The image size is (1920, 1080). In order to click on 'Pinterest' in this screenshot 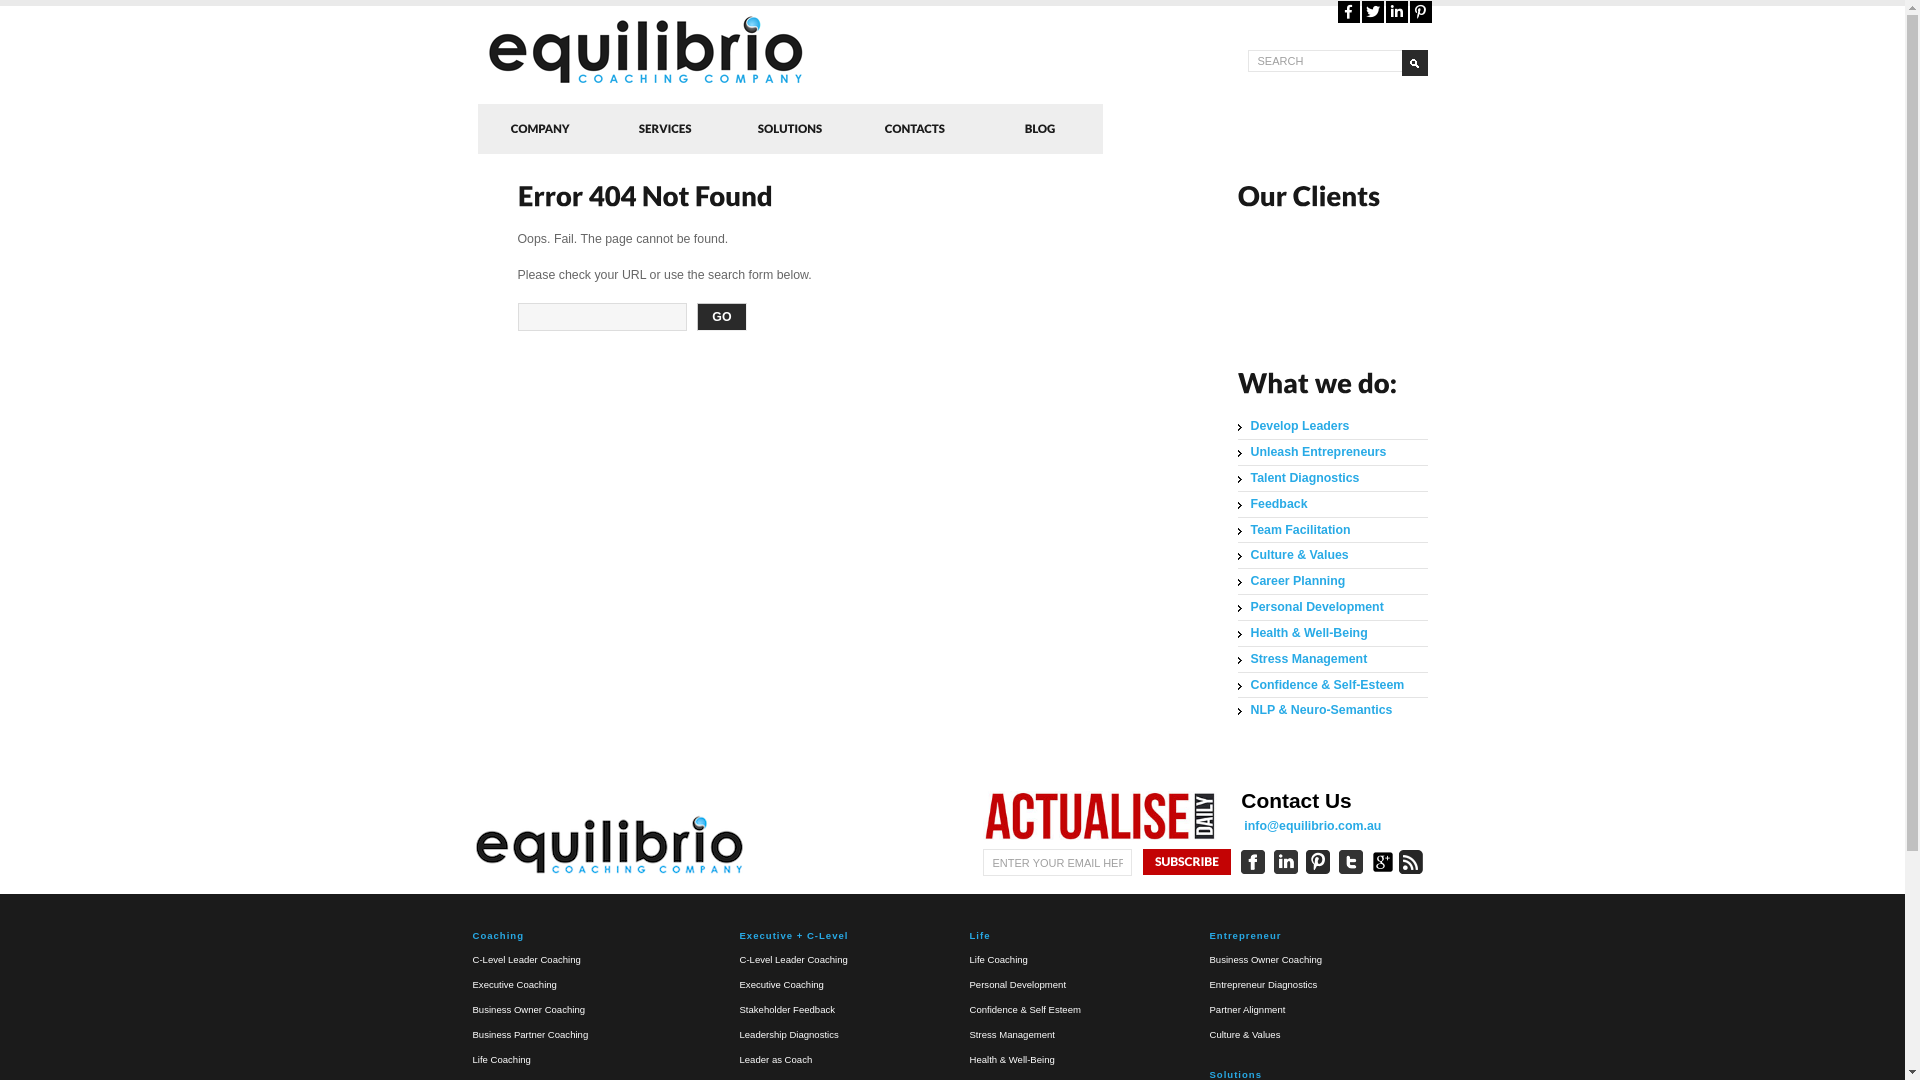, I will do `click(1419, 11)`.